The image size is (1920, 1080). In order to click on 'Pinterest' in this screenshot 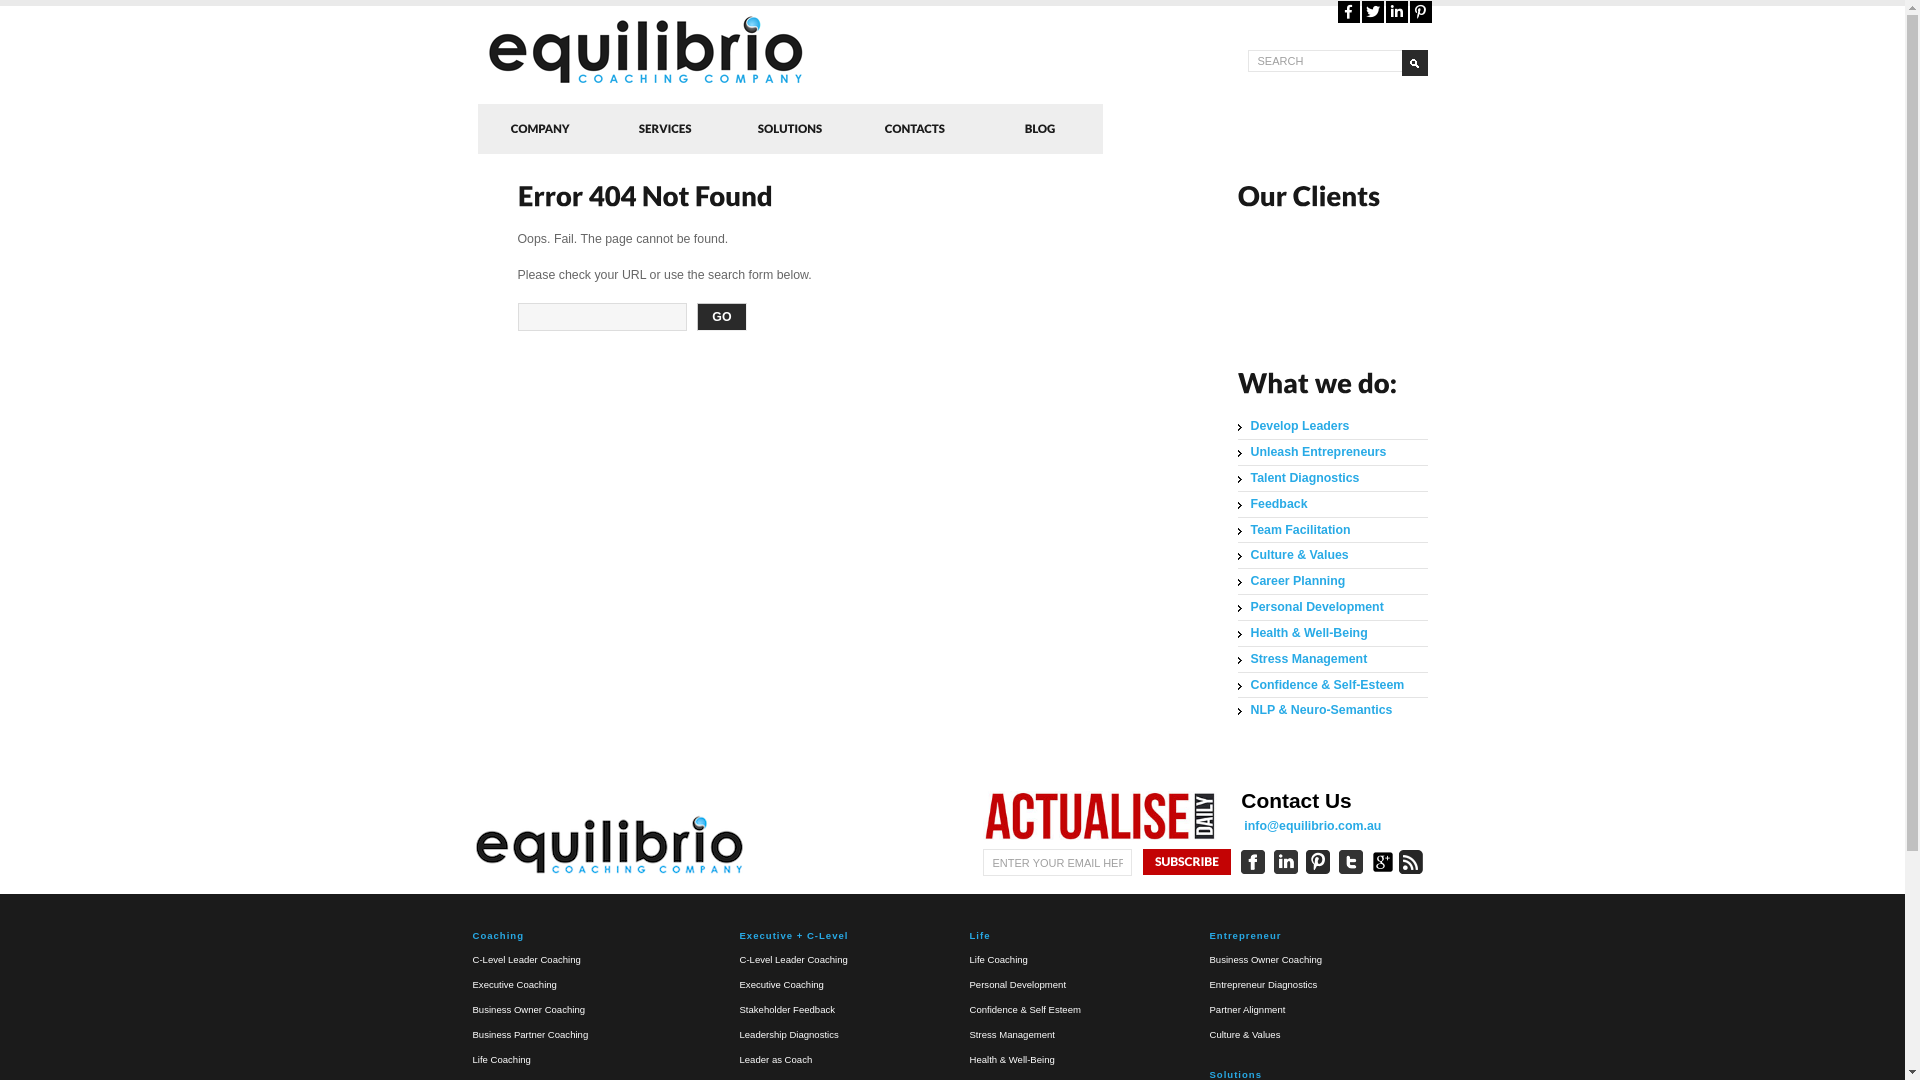, I will do `click(1419, 11)`.